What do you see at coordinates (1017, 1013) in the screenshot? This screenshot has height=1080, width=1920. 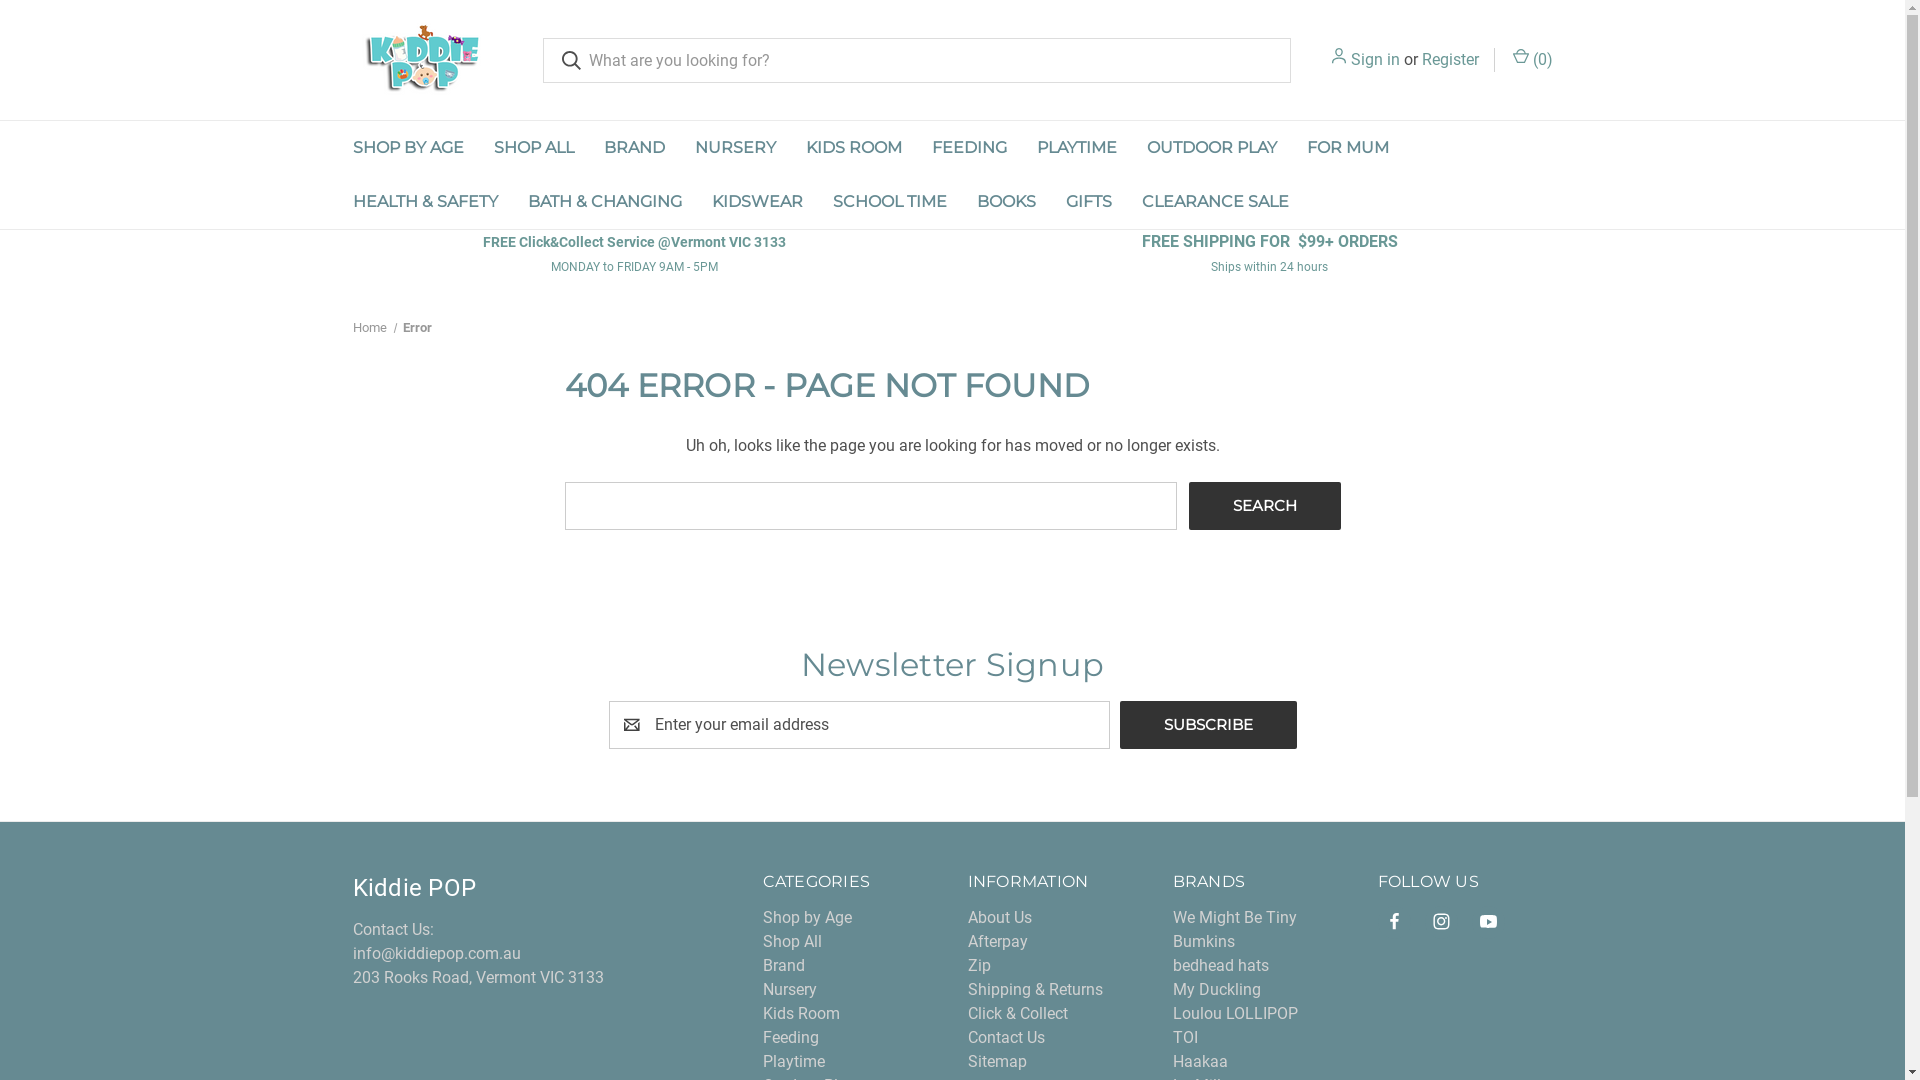 I see `'Click & Collect'` at bounding box center [1017, 1013].